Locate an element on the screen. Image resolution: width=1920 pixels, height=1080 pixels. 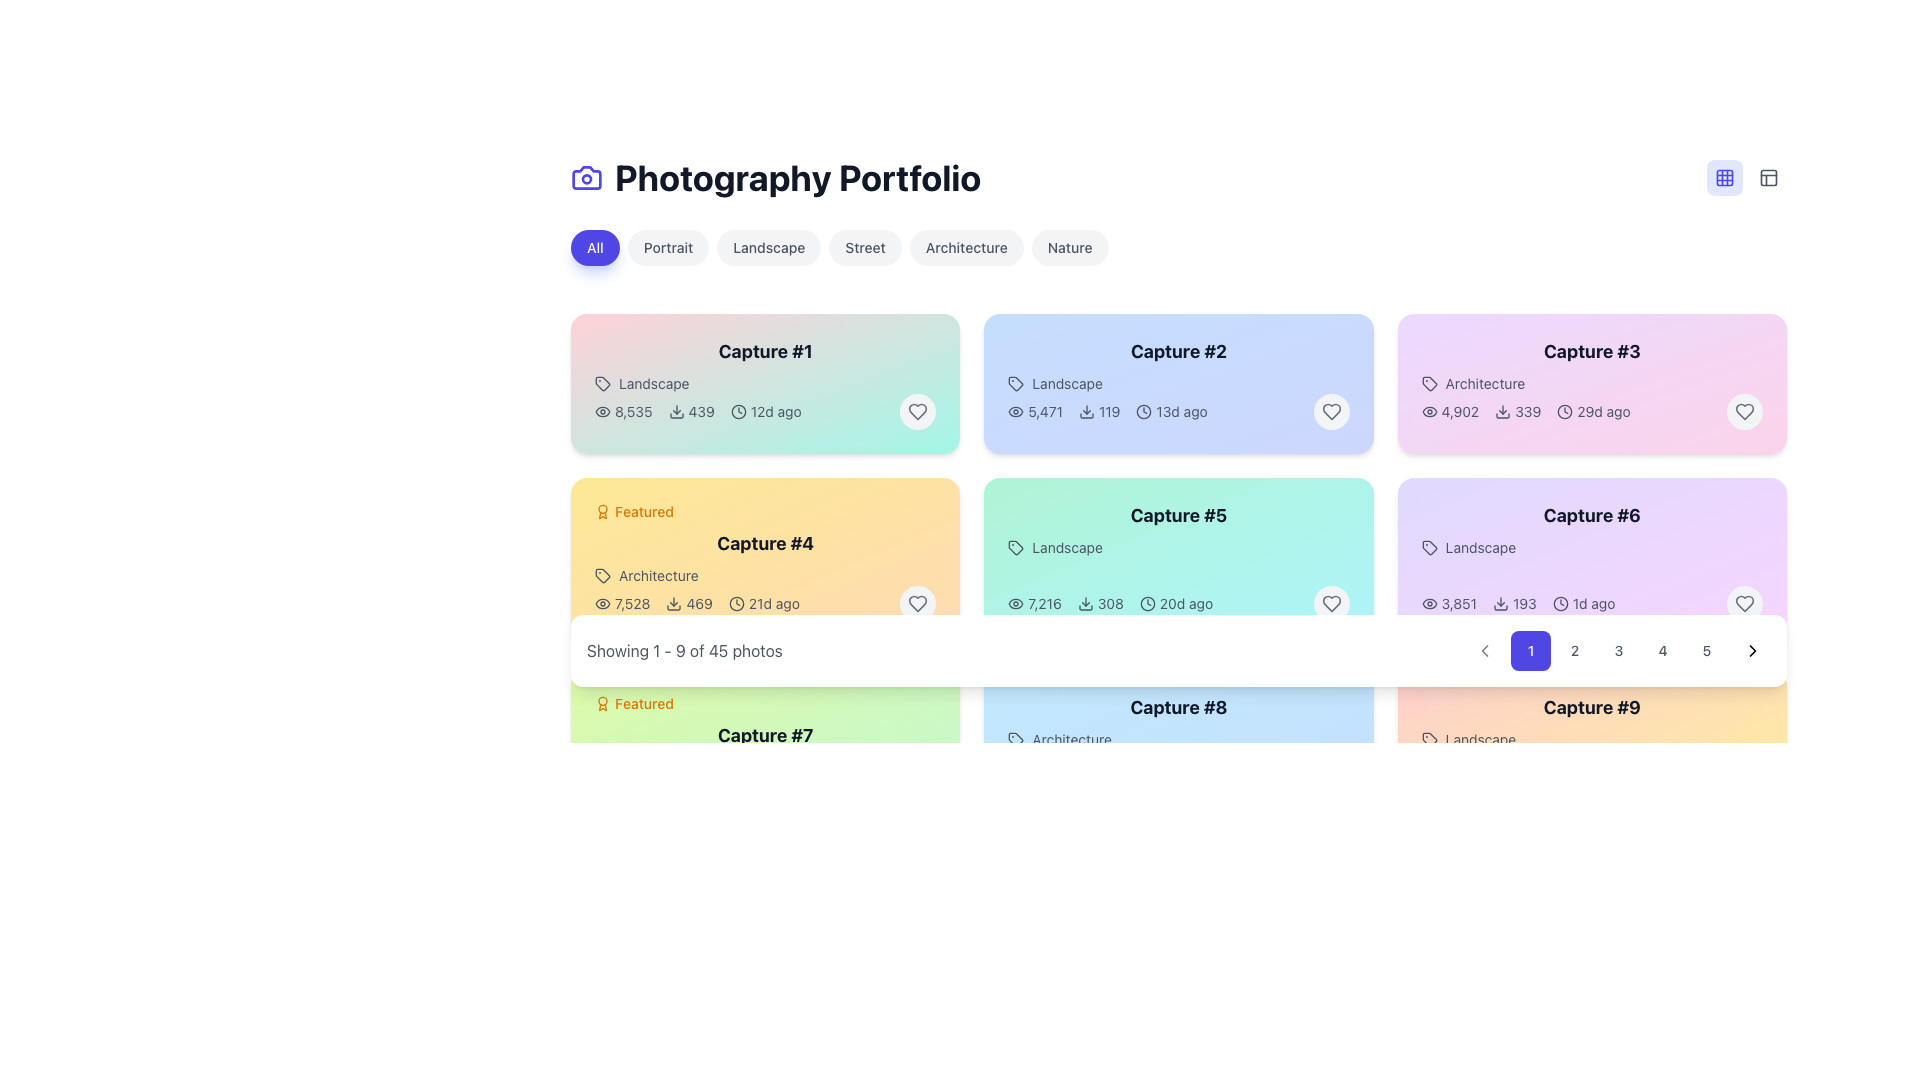
the eye-shaped icon located to the left of the number '4,902' in the 'Capture #3' card in the top-right corner of the display grid is located at coordinates (1428, 411).